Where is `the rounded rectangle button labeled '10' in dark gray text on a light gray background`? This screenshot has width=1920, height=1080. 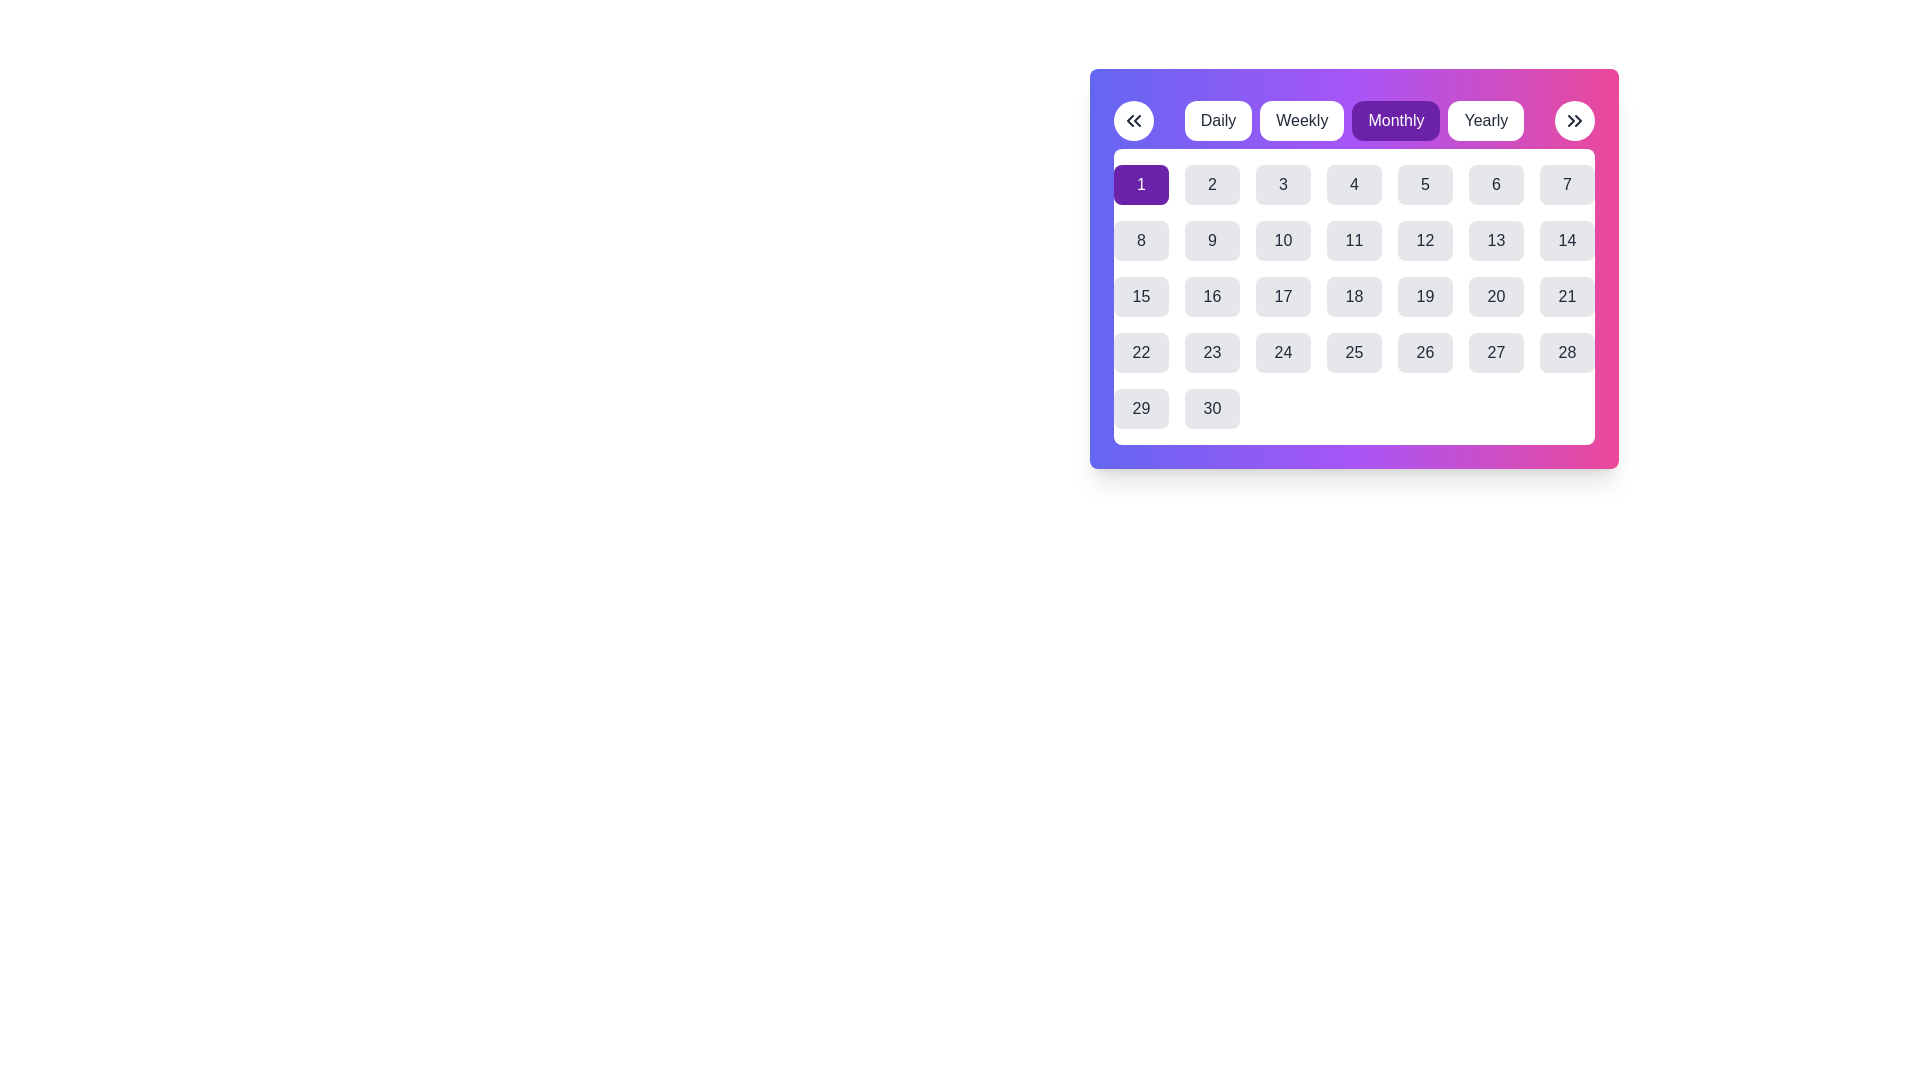 the rounded rectangle button labeled '10' in dark gray text on a light gray background is located at coordinates (1283, 239).